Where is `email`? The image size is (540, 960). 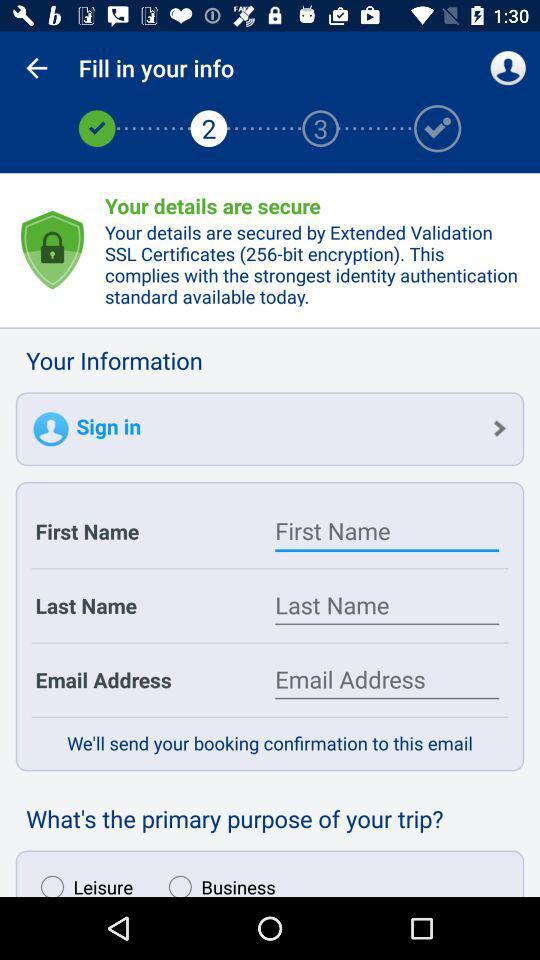 email is located at coordinates (387, 679).